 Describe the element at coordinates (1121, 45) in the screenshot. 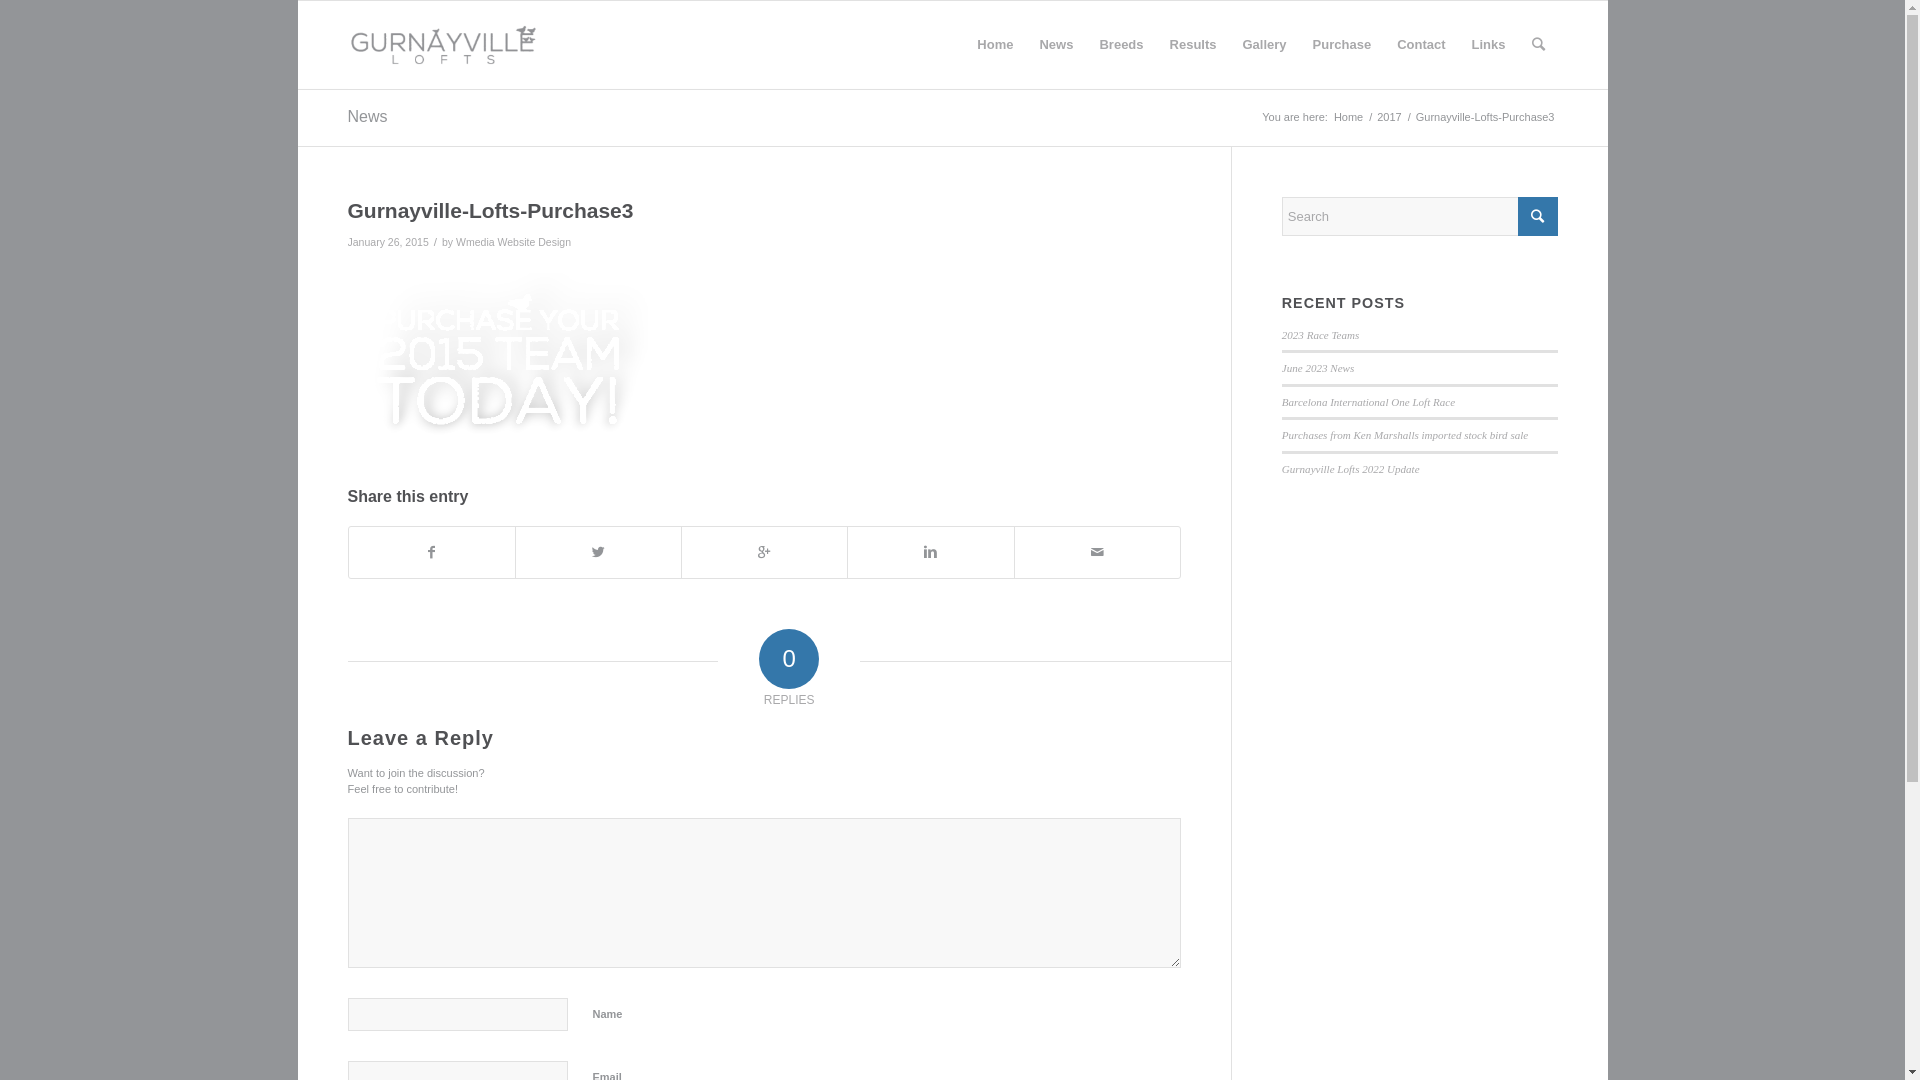

I see `'Breeds'` at that location.